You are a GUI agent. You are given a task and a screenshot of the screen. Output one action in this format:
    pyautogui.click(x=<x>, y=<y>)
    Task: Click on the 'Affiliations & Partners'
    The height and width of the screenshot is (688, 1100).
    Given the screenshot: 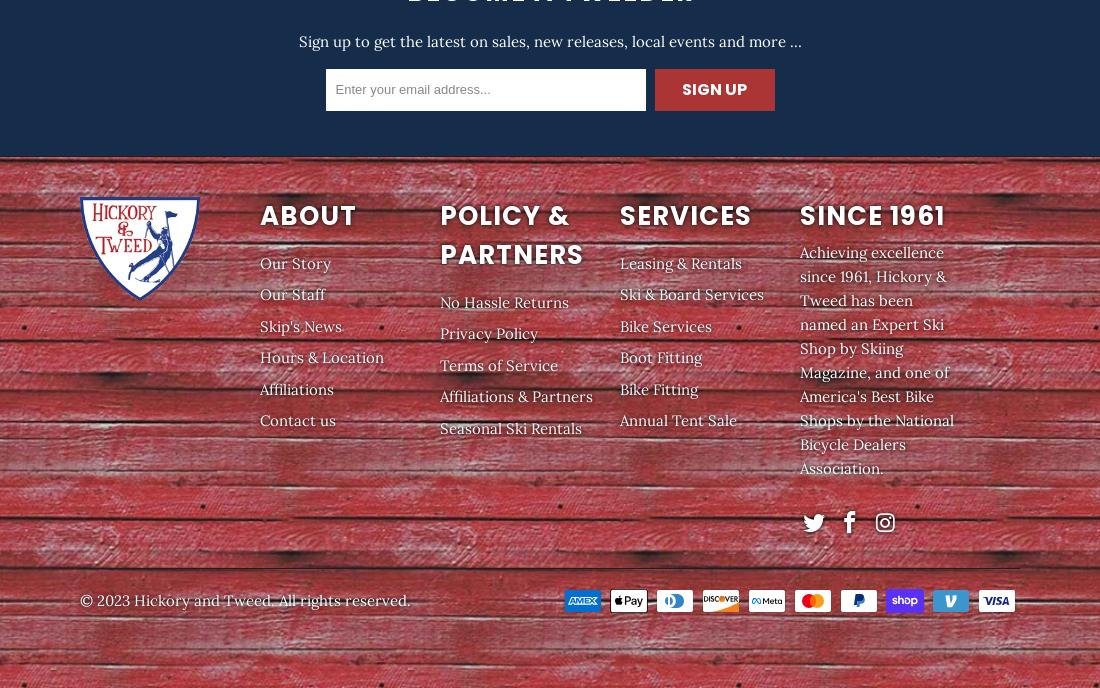 What is the action you would take?
    pyautogui.click(x=516, y=395)
    